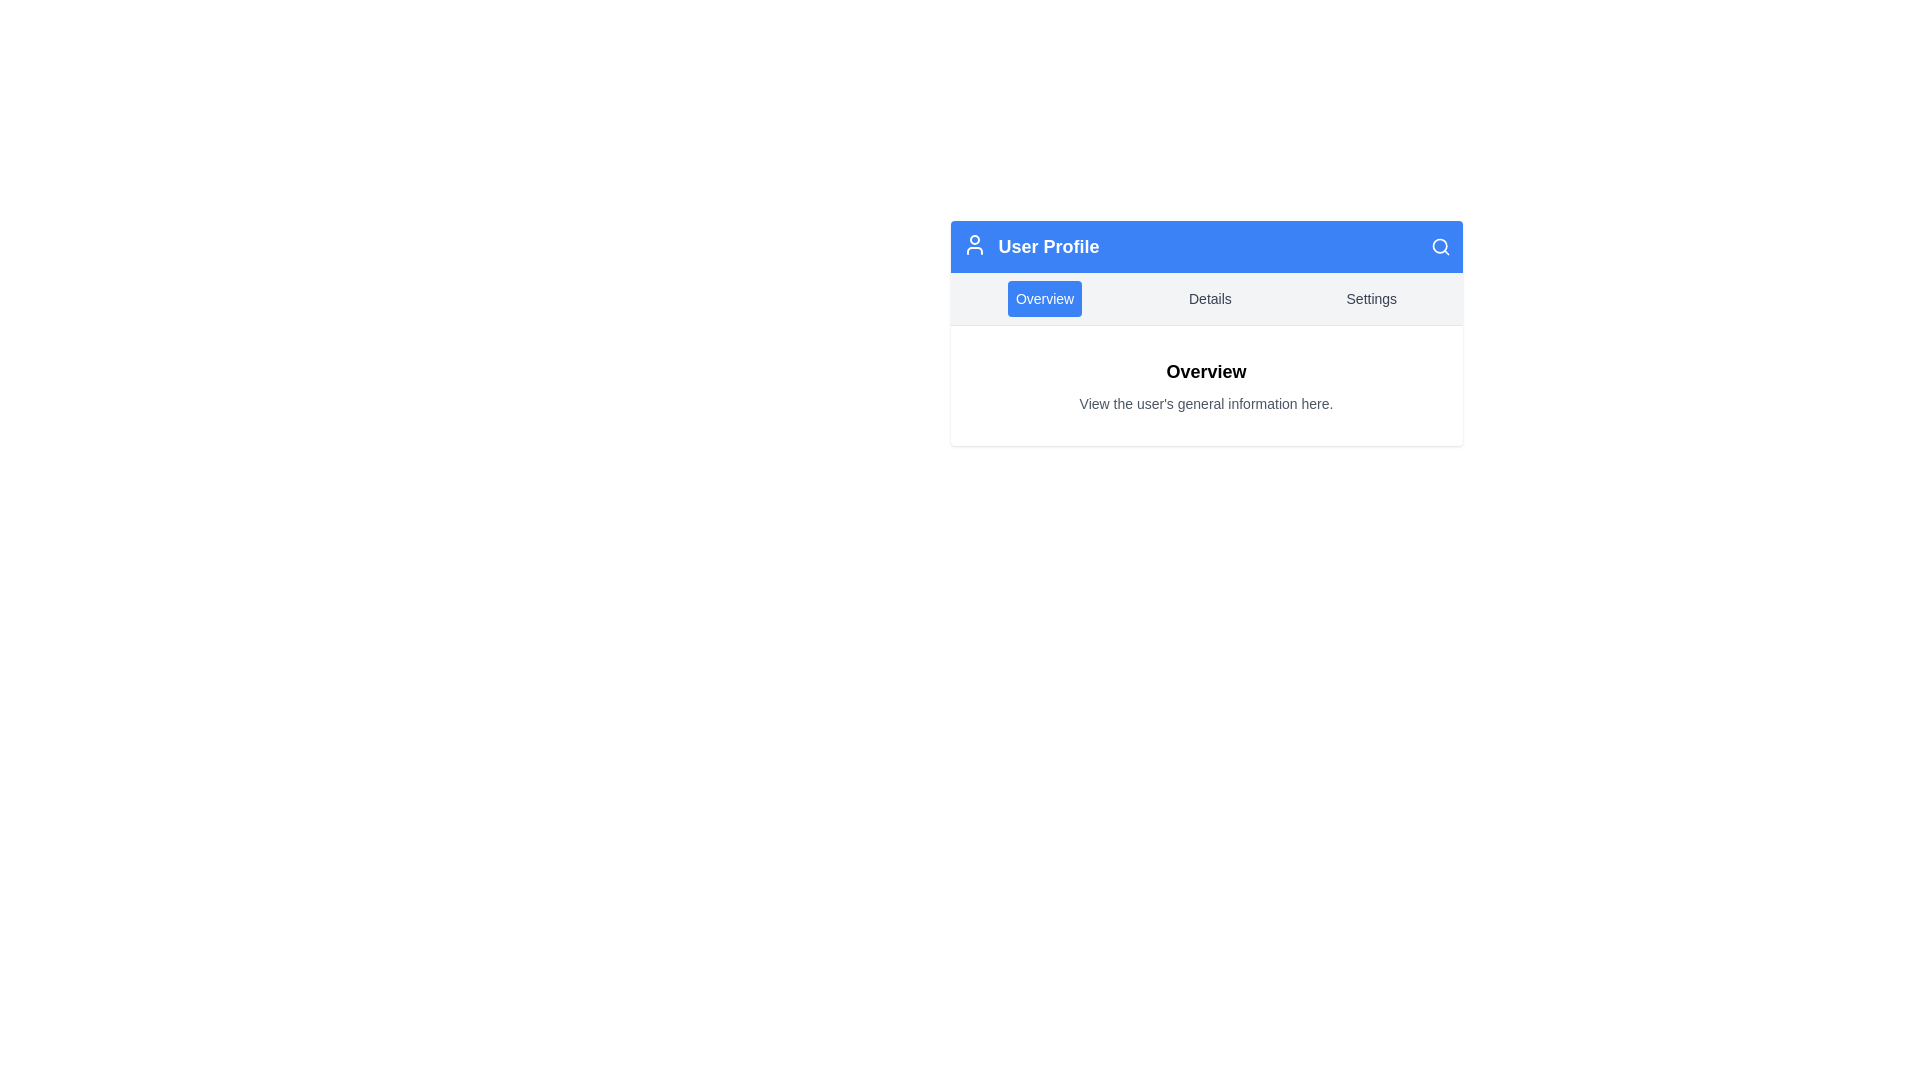  I want to click on the search icon button located in the top-right corner of the 'User Profile' header section, so click(1440, 245).